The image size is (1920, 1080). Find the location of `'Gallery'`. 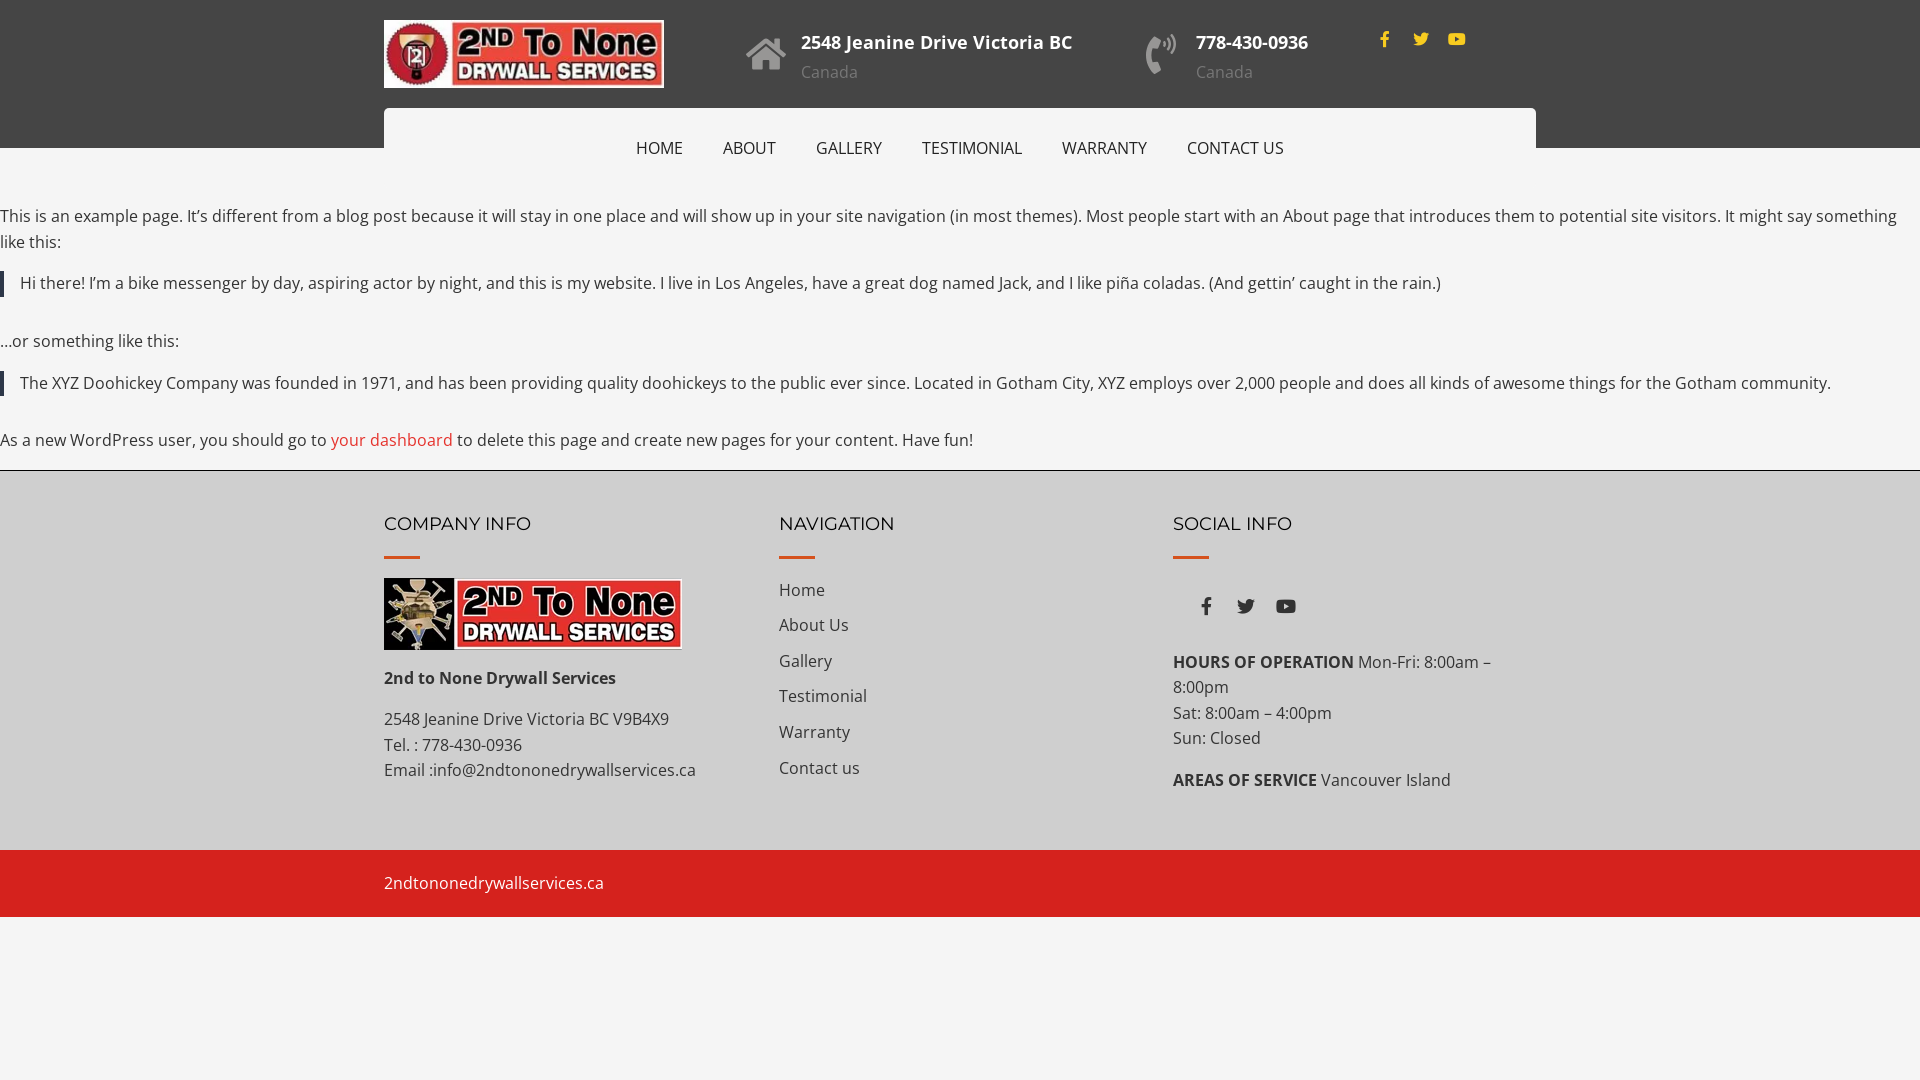

'Gallery' is located at coordinates (805, 660).